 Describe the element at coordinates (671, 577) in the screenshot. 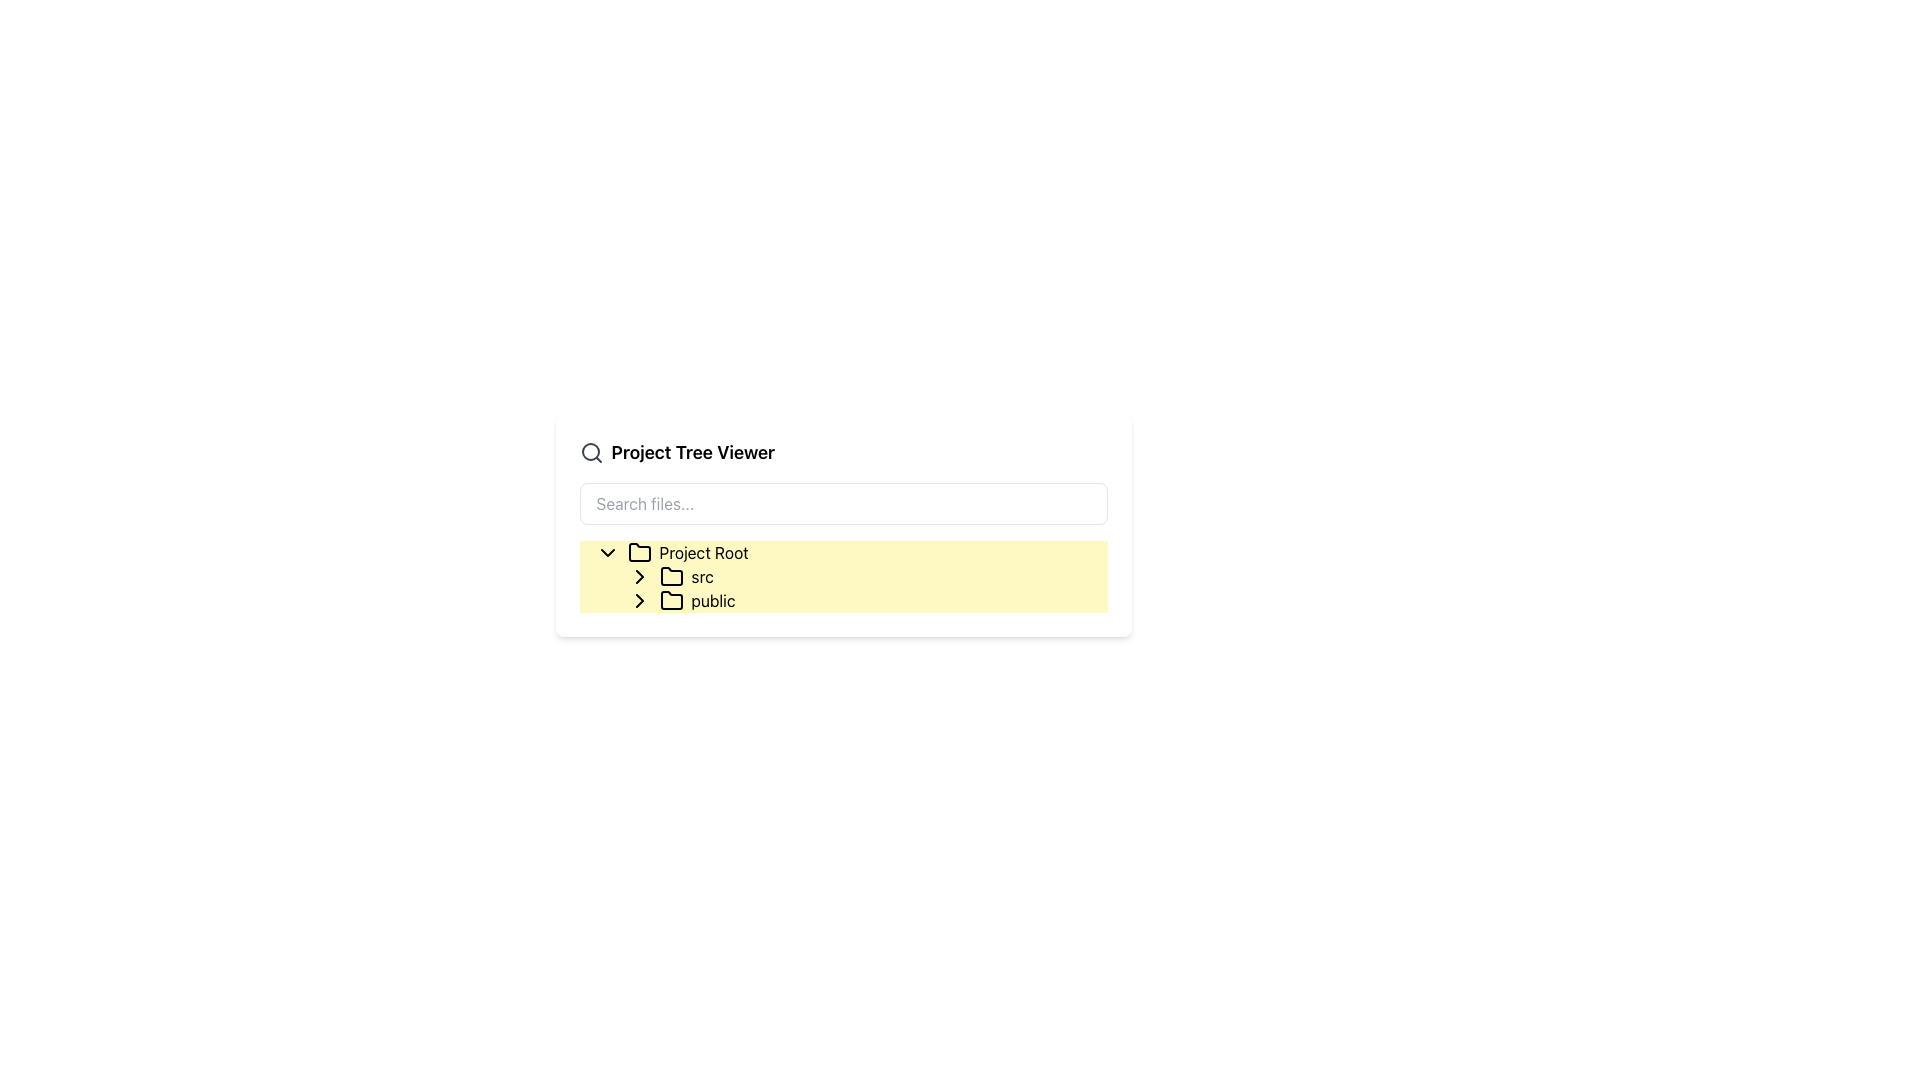

I see `the folder icon representing the 'src' label in the file tree to interact with the folder` at that location.